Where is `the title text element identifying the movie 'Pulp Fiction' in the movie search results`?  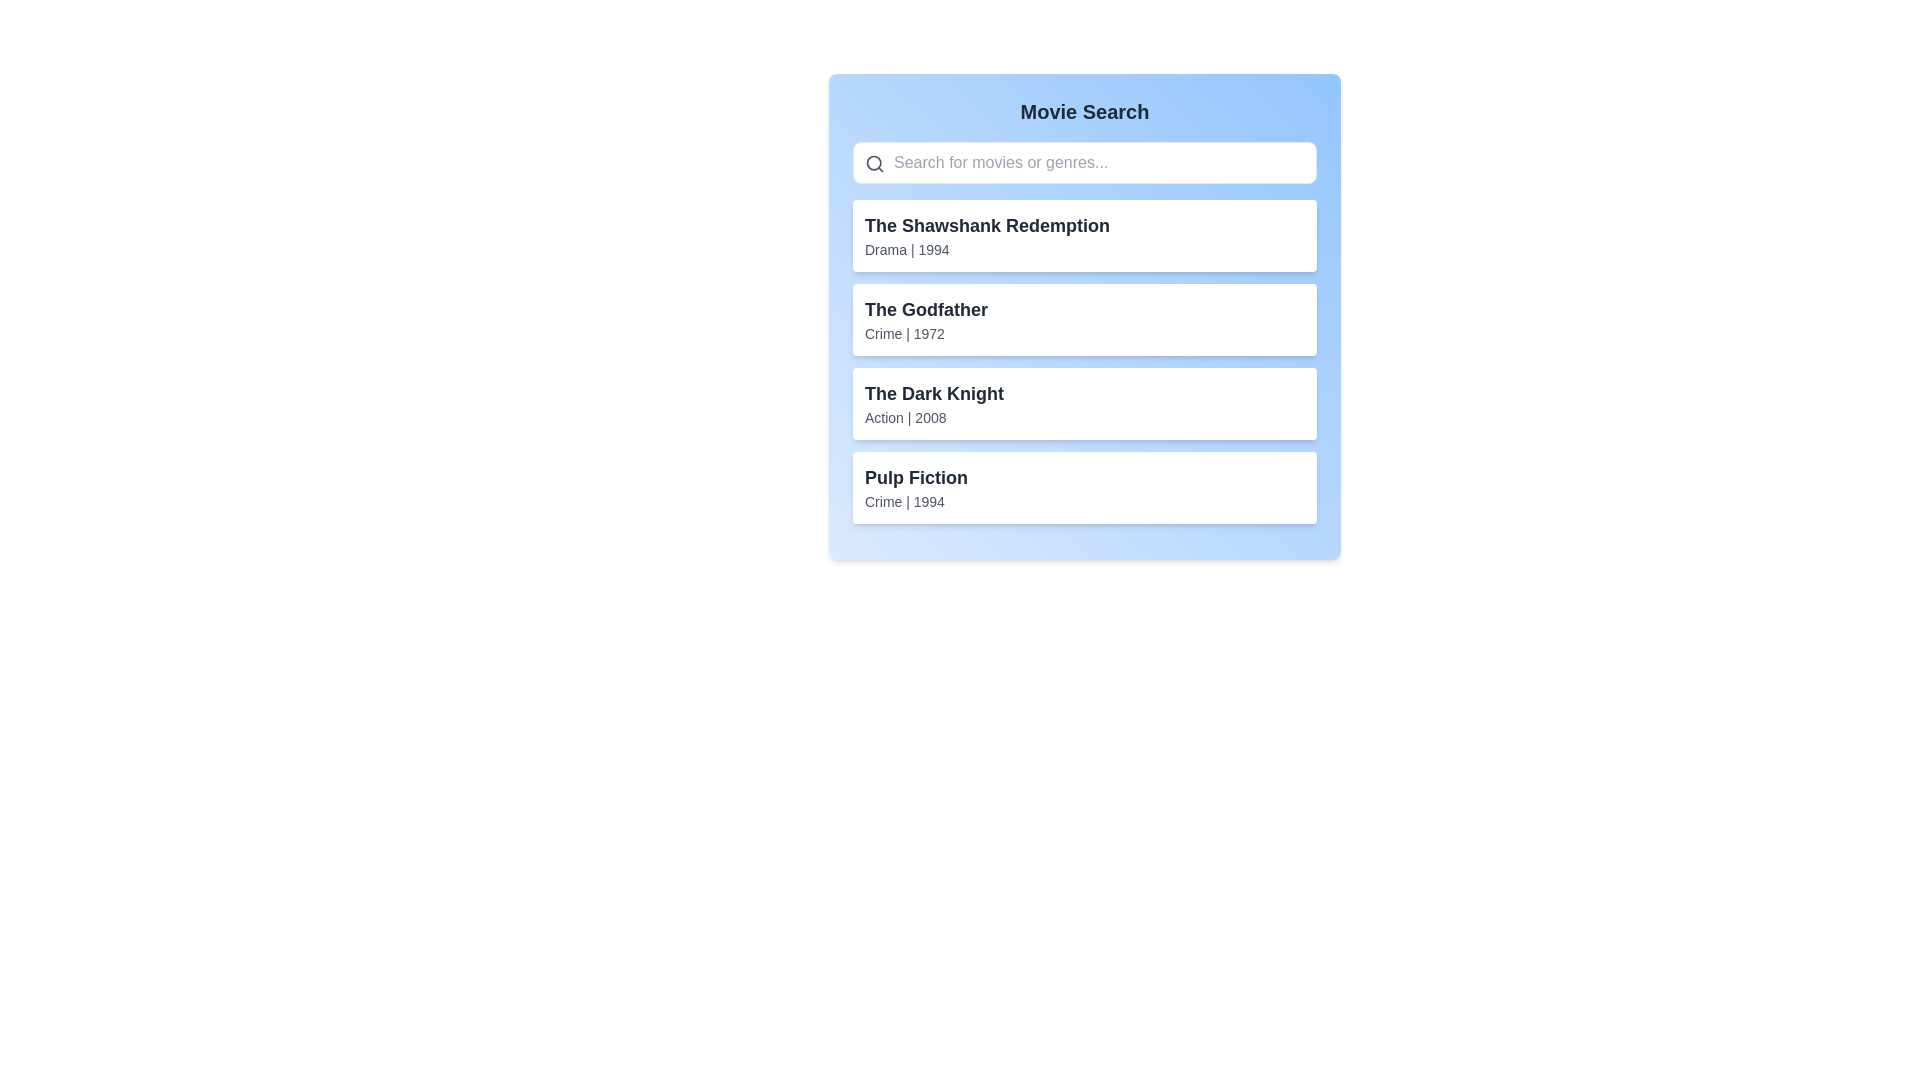
the title text element identifying the movie 'Pulp Fiction' in the movie search results is located at coordinates (915, 478).